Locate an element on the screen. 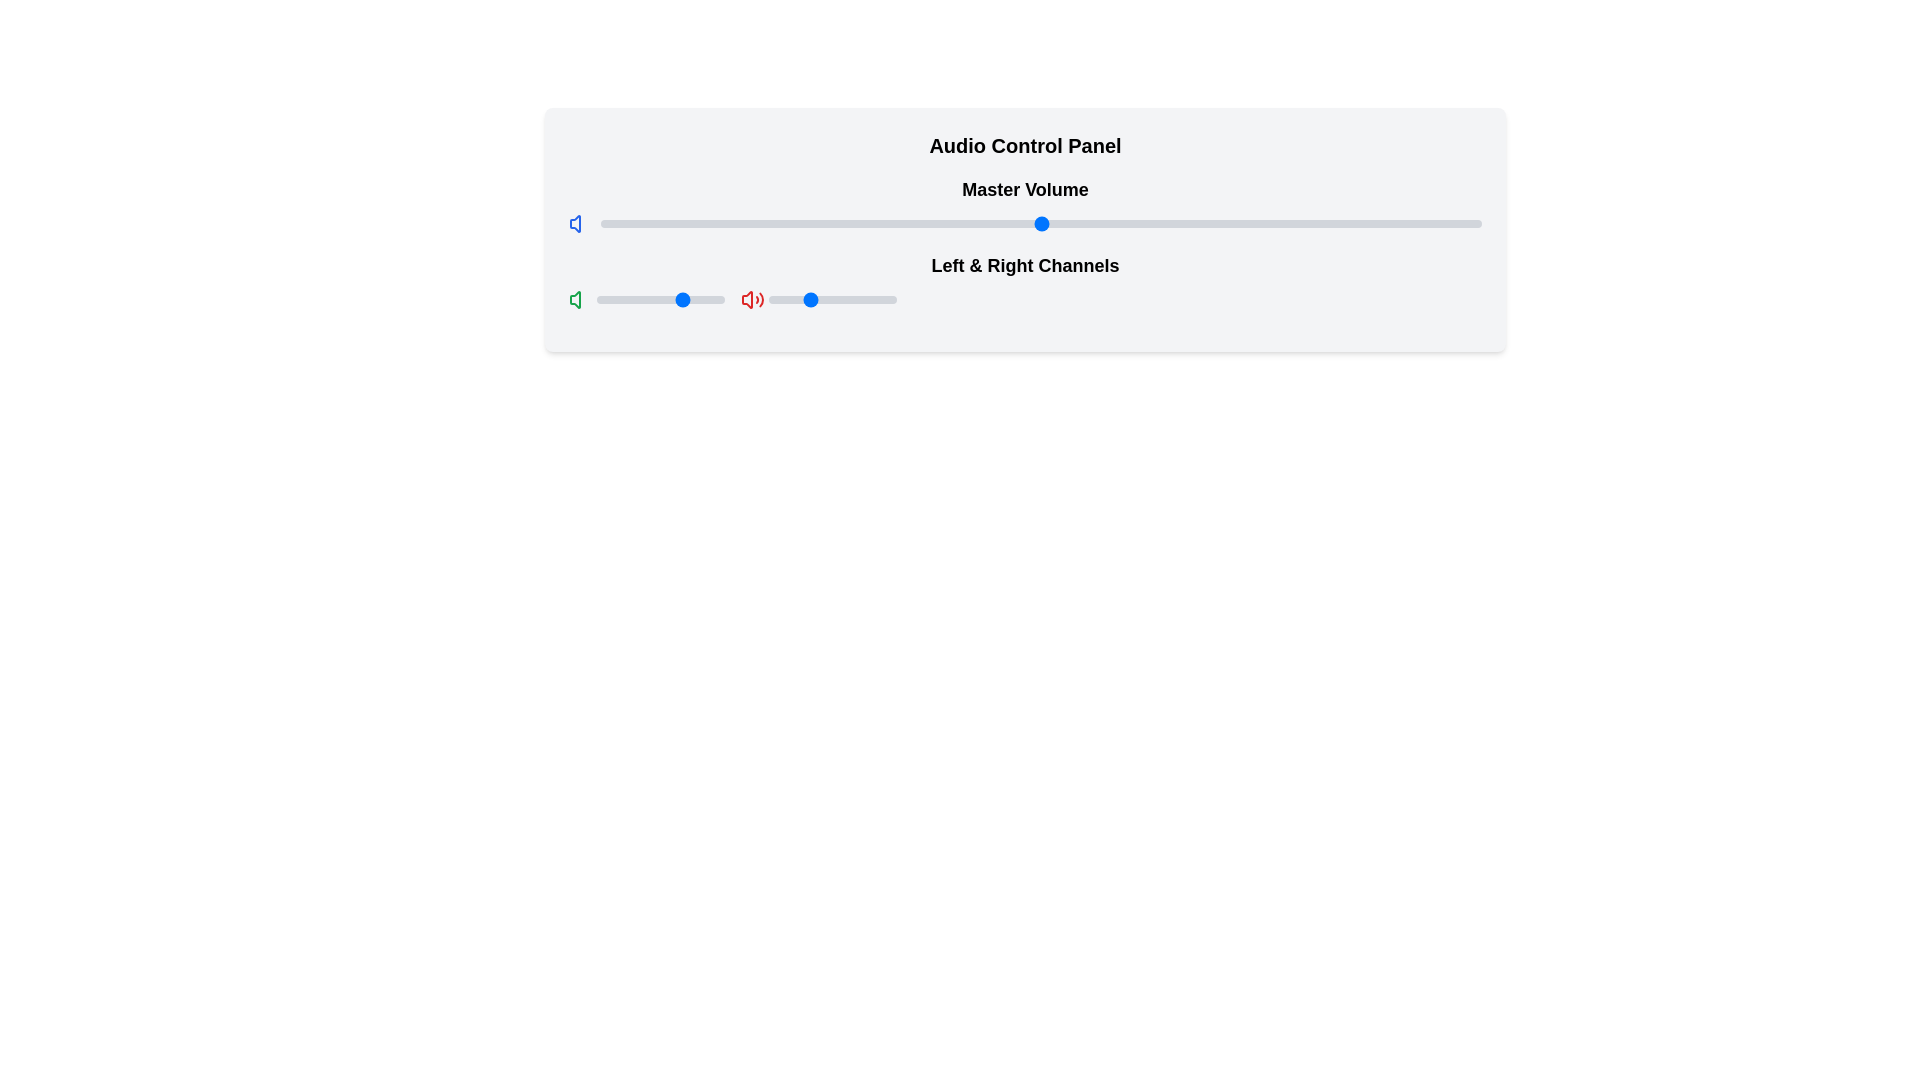 Image resolution: width=1920 pixels, height=1080 pixels. the master volume level is located at coordinates (1066, 223).